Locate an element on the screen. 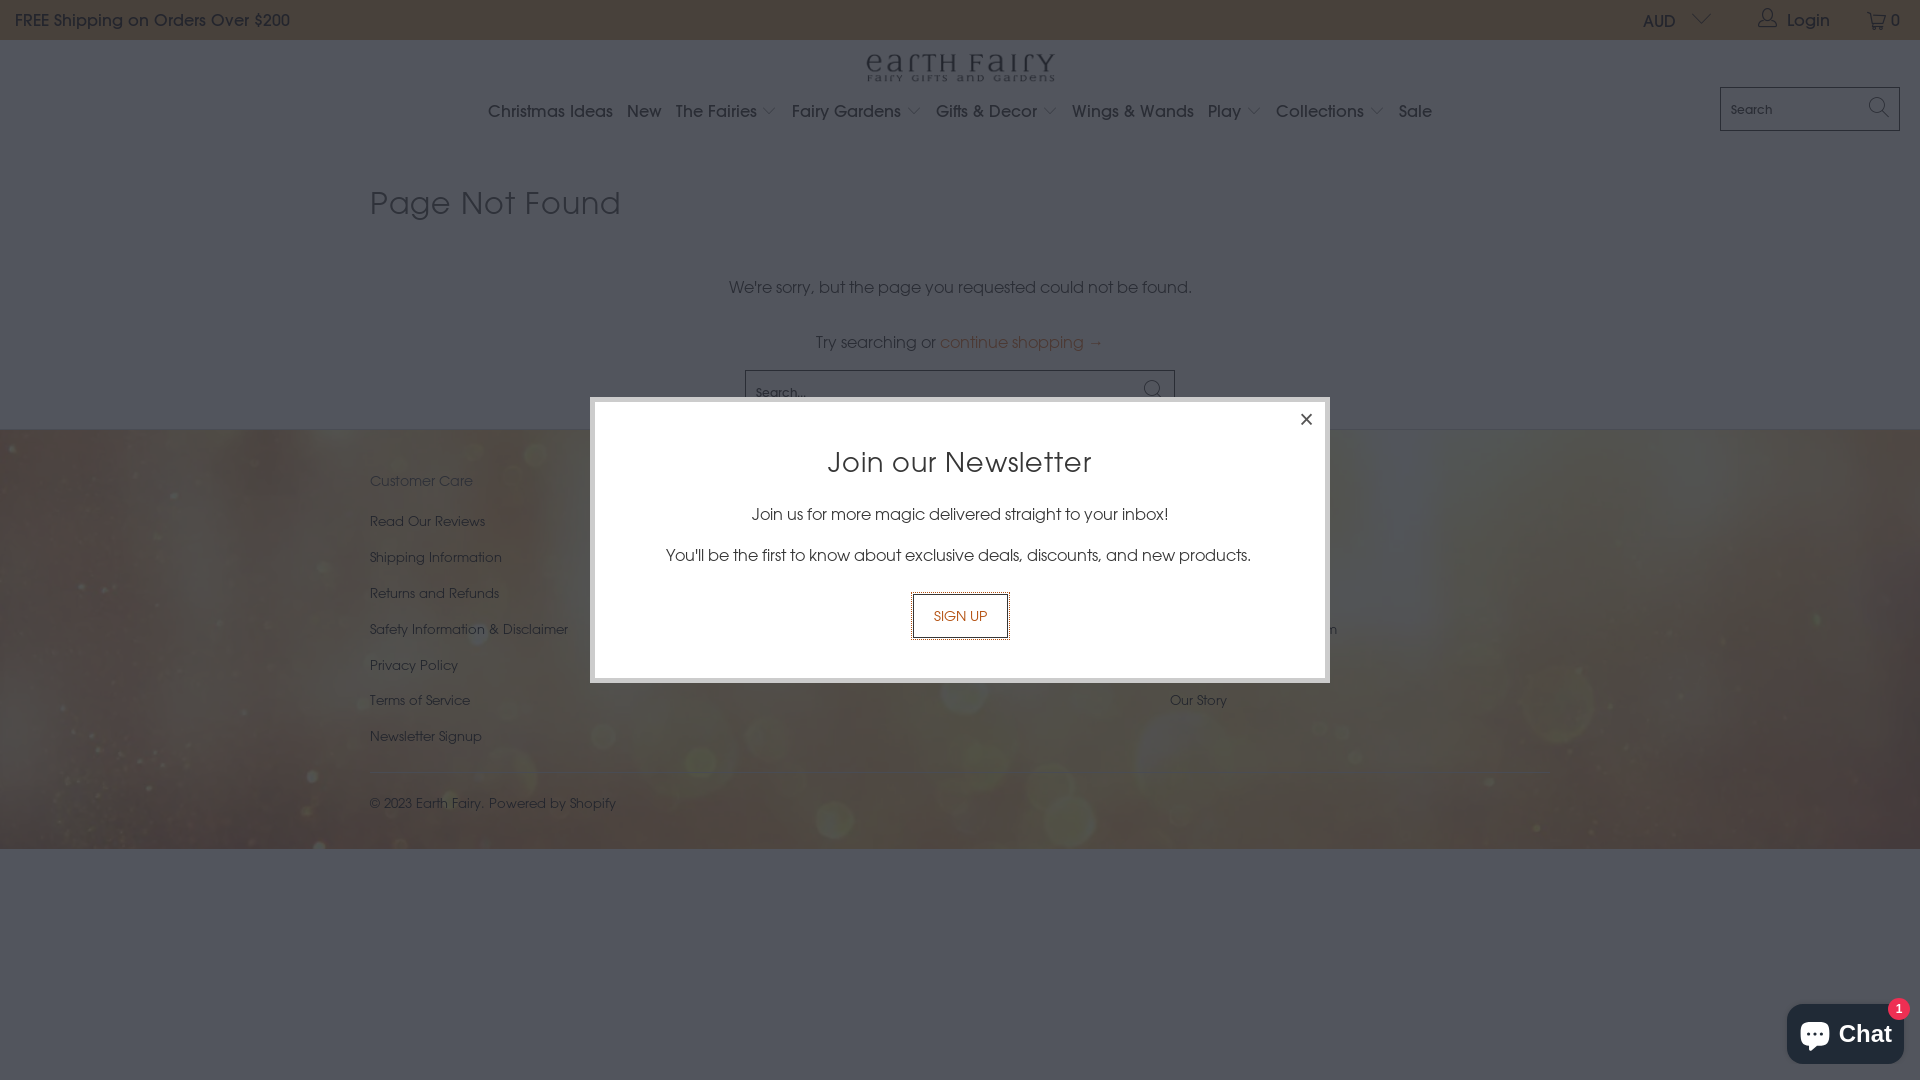 The height and width of the screenshot is (1080, 1920). 'Collections' is located at coordinates (1275, 112).